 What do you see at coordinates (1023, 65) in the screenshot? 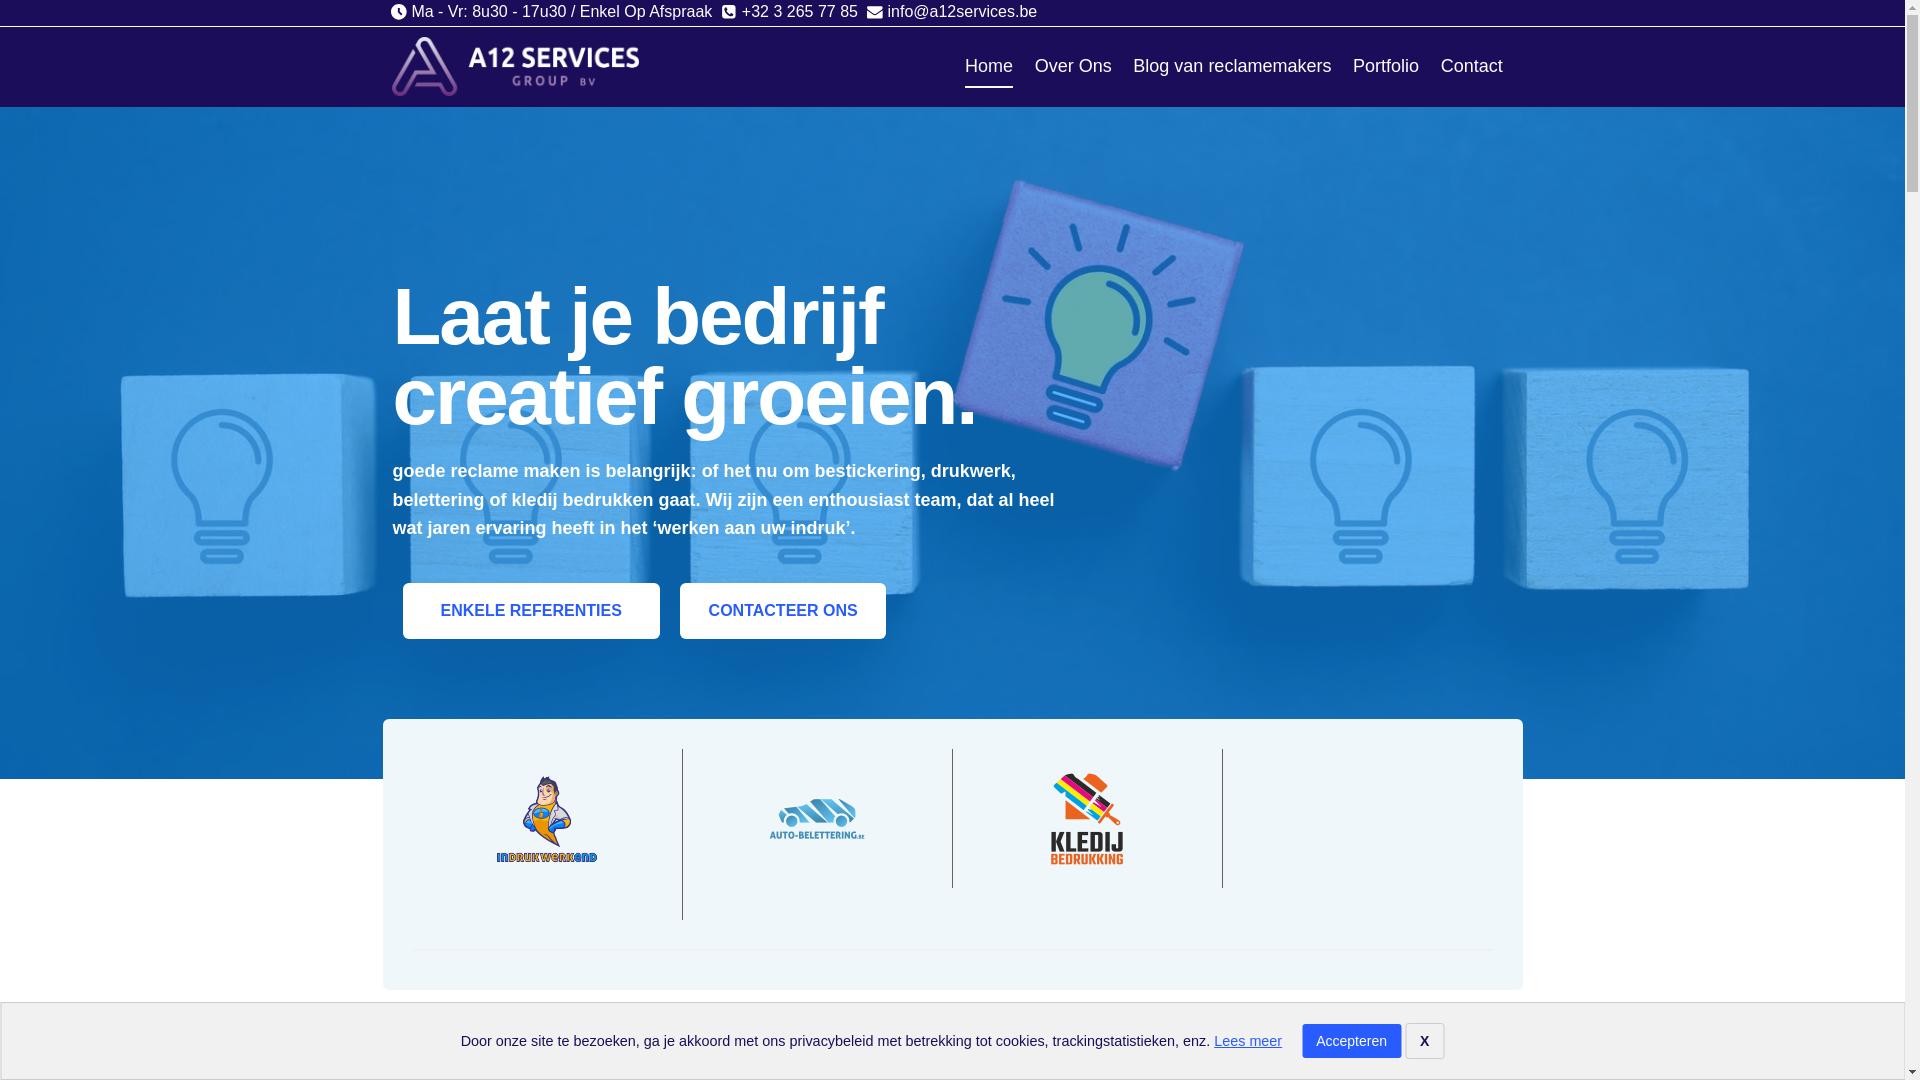
I see `'Over Ons'` at bounding box center [1023, 65].